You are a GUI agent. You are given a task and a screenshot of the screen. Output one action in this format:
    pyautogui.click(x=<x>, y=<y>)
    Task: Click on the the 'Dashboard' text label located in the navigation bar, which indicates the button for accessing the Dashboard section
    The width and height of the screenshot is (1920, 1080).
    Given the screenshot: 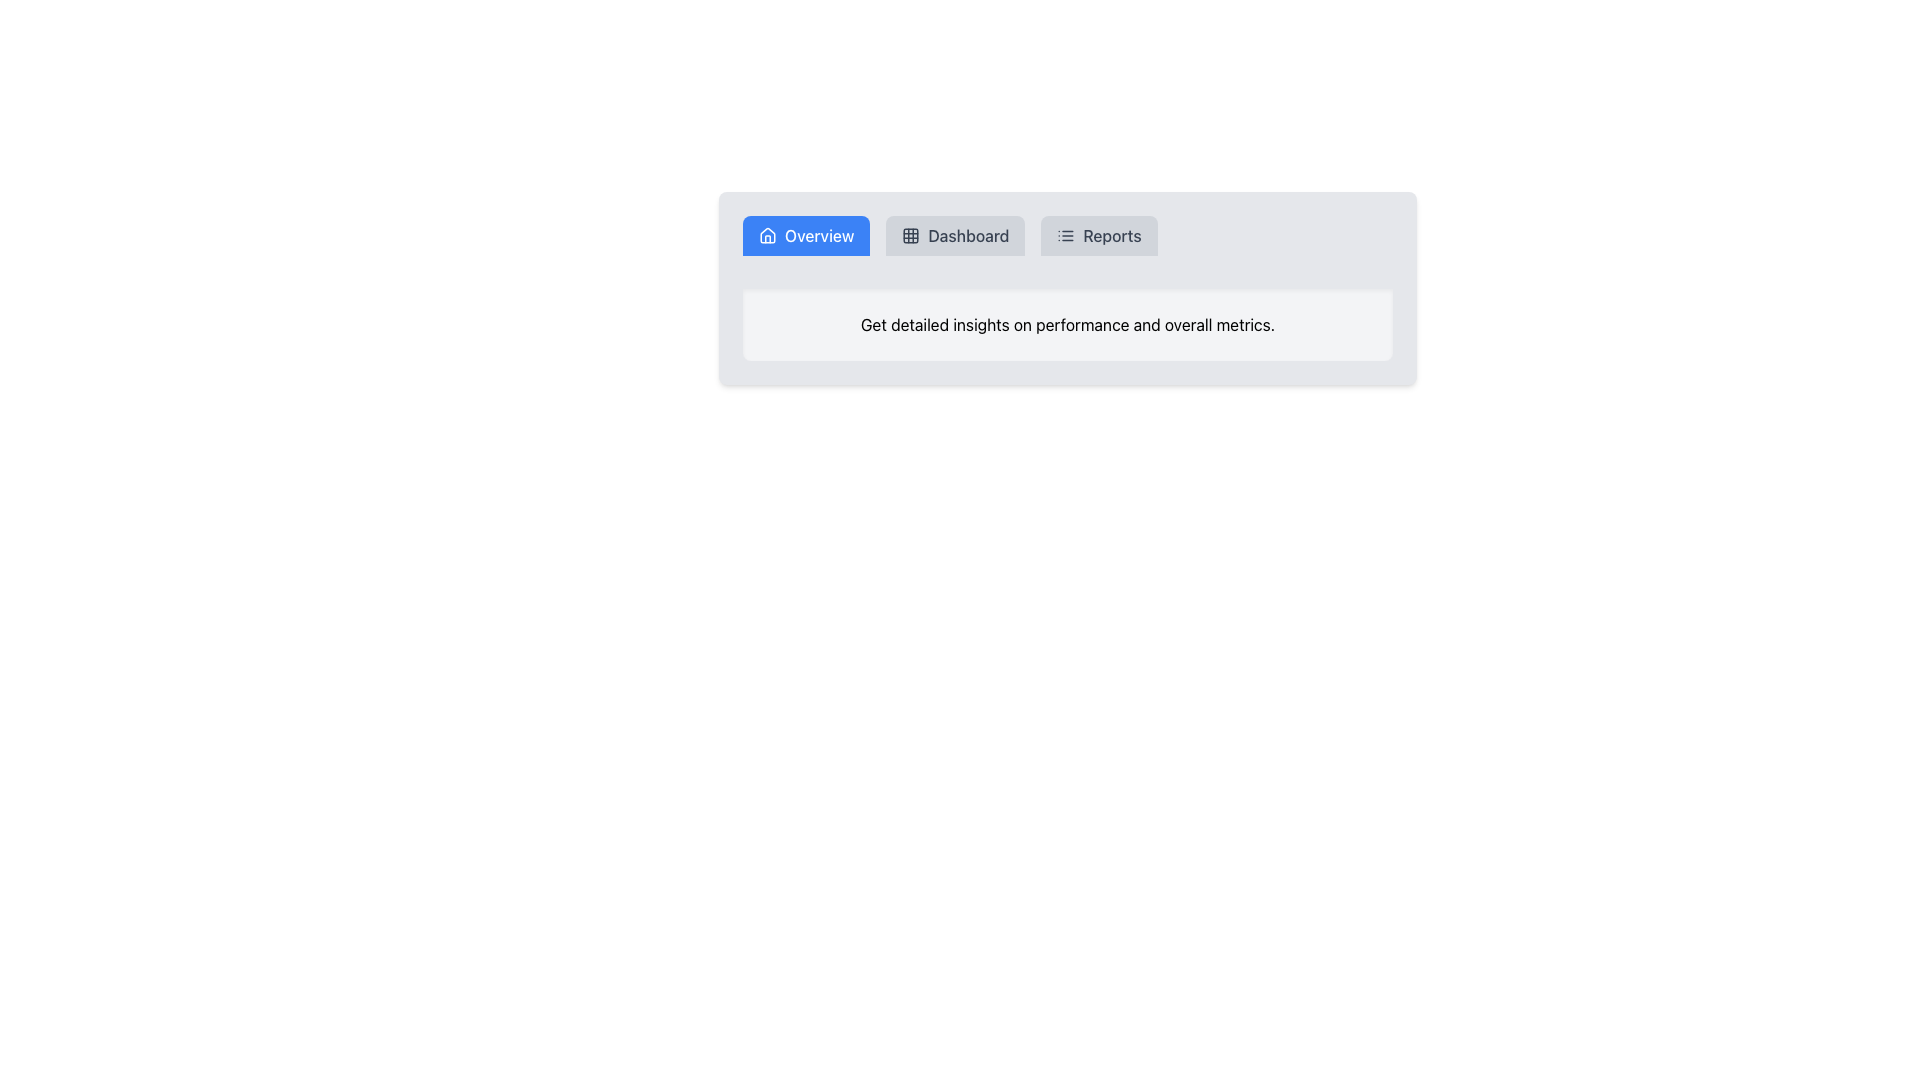 What is the action you would take?
    pyautogui.click(x=968, y=234)
    